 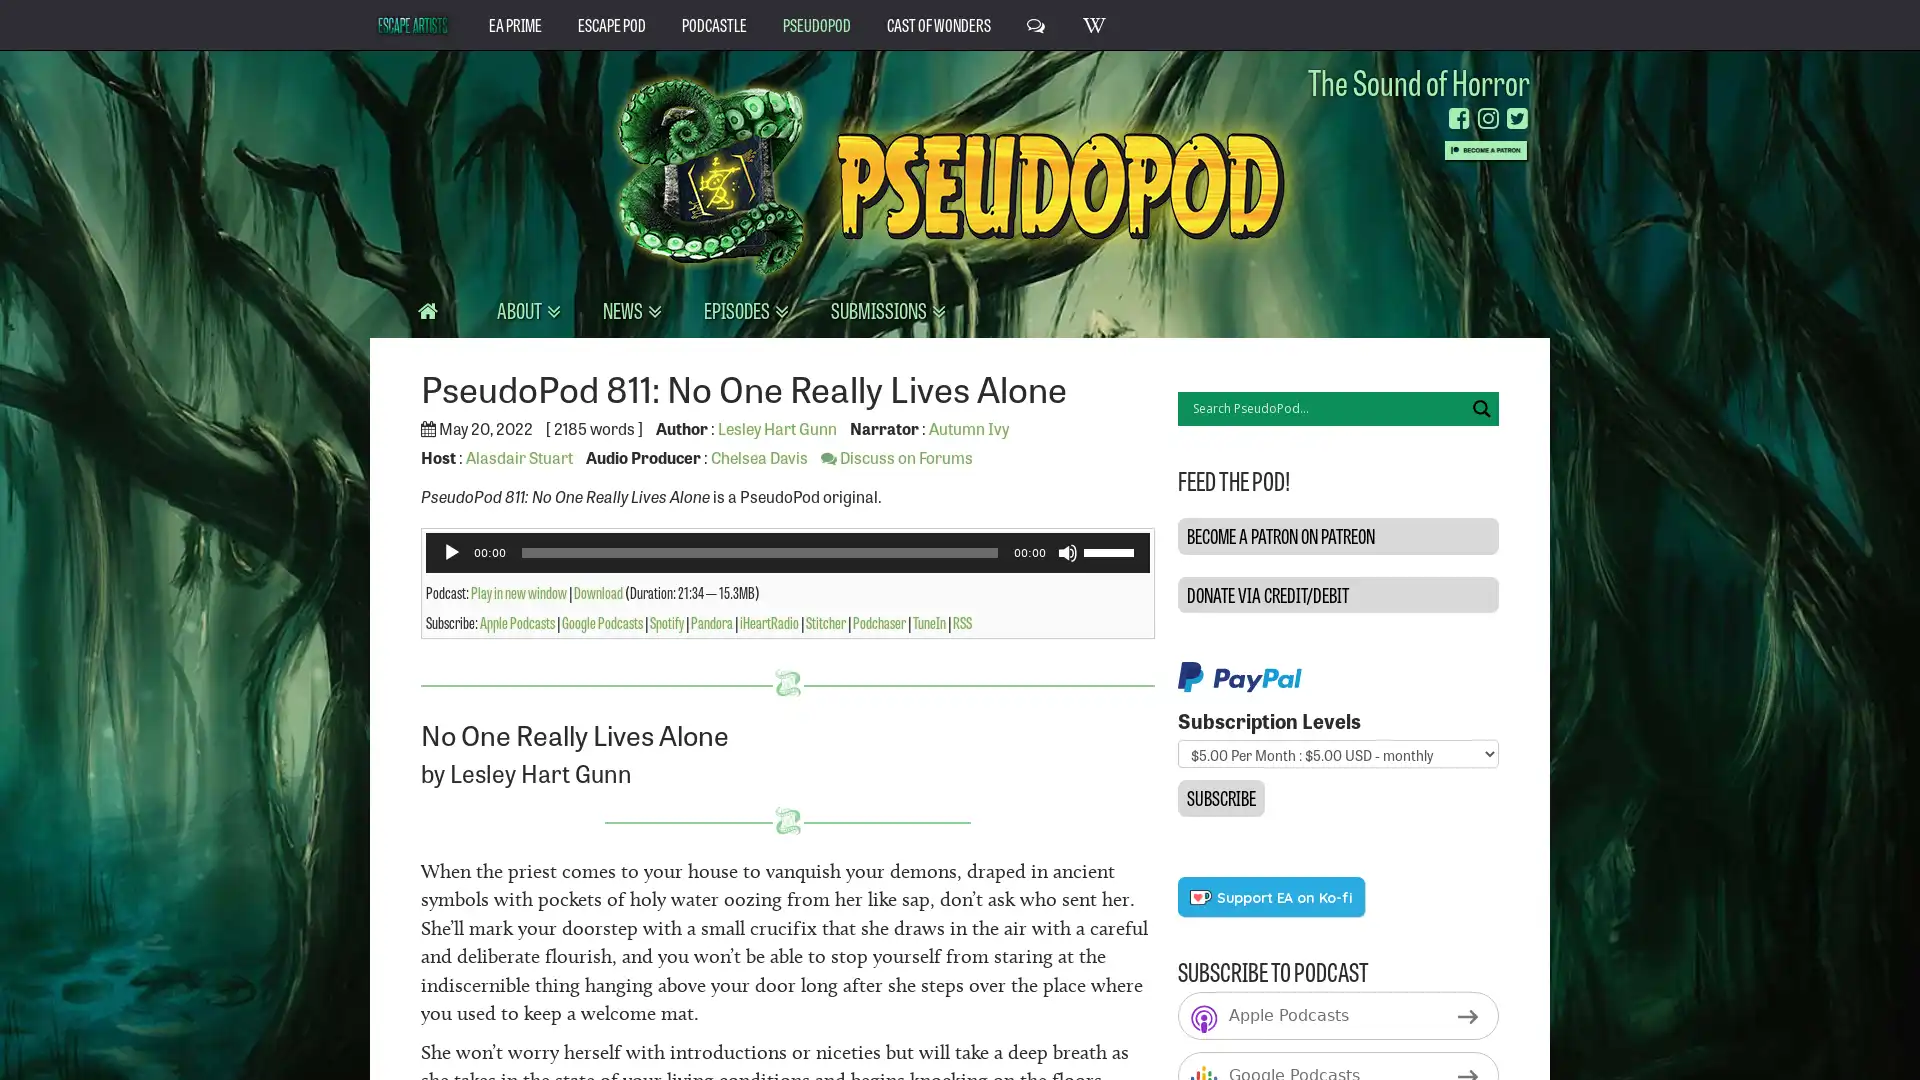 I want to click on Donate via Credit/Debit, so click(x=1337, y=593).